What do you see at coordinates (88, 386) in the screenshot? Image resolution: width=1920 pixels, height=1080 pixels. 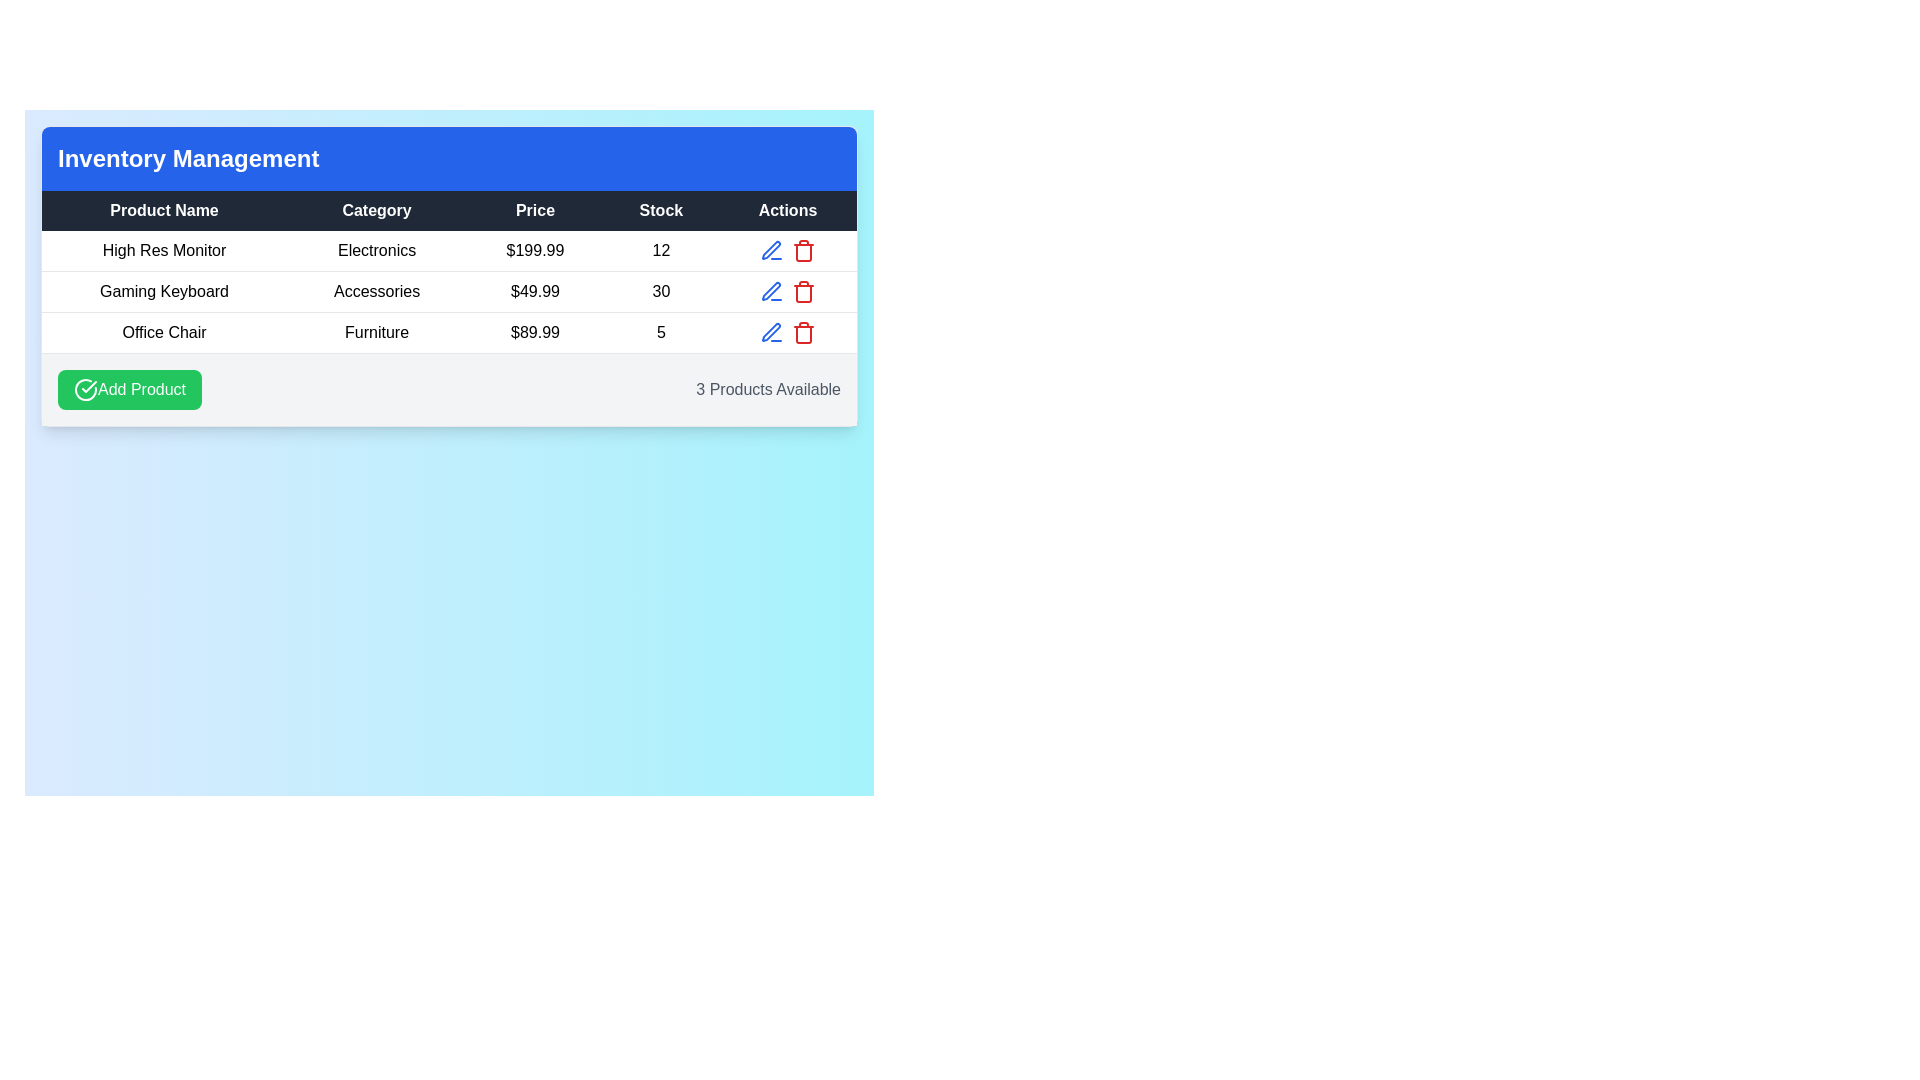 I see `the visual representation of success by focusing on the thin, slanted checkmark styled in a vector graphic format within the 'Add Product' button area, which is part of the 'check circle' icon` at bounding box center [88, 386].